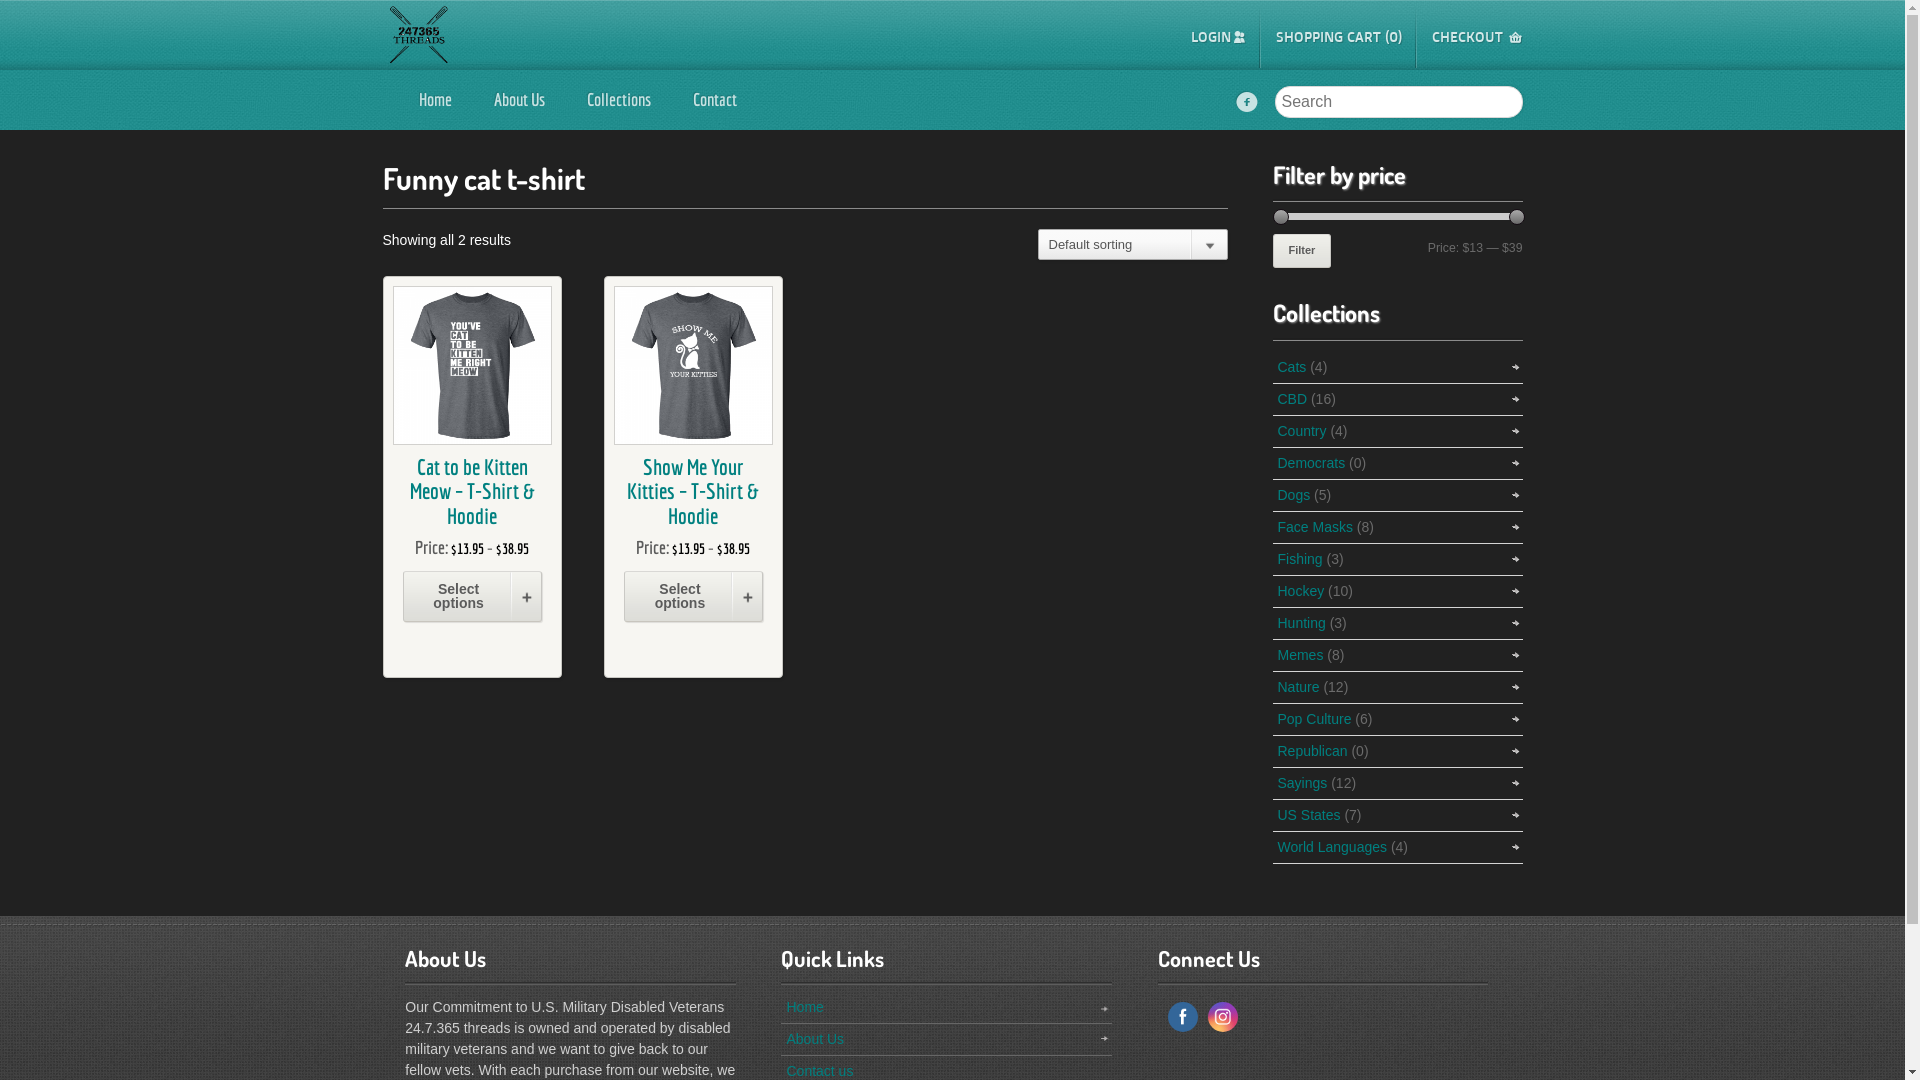 The image size is (1920, 1080). Describe the element at coordinates (1477, 37) in the screenshot. I see `'CHECKOUT'` at that location.